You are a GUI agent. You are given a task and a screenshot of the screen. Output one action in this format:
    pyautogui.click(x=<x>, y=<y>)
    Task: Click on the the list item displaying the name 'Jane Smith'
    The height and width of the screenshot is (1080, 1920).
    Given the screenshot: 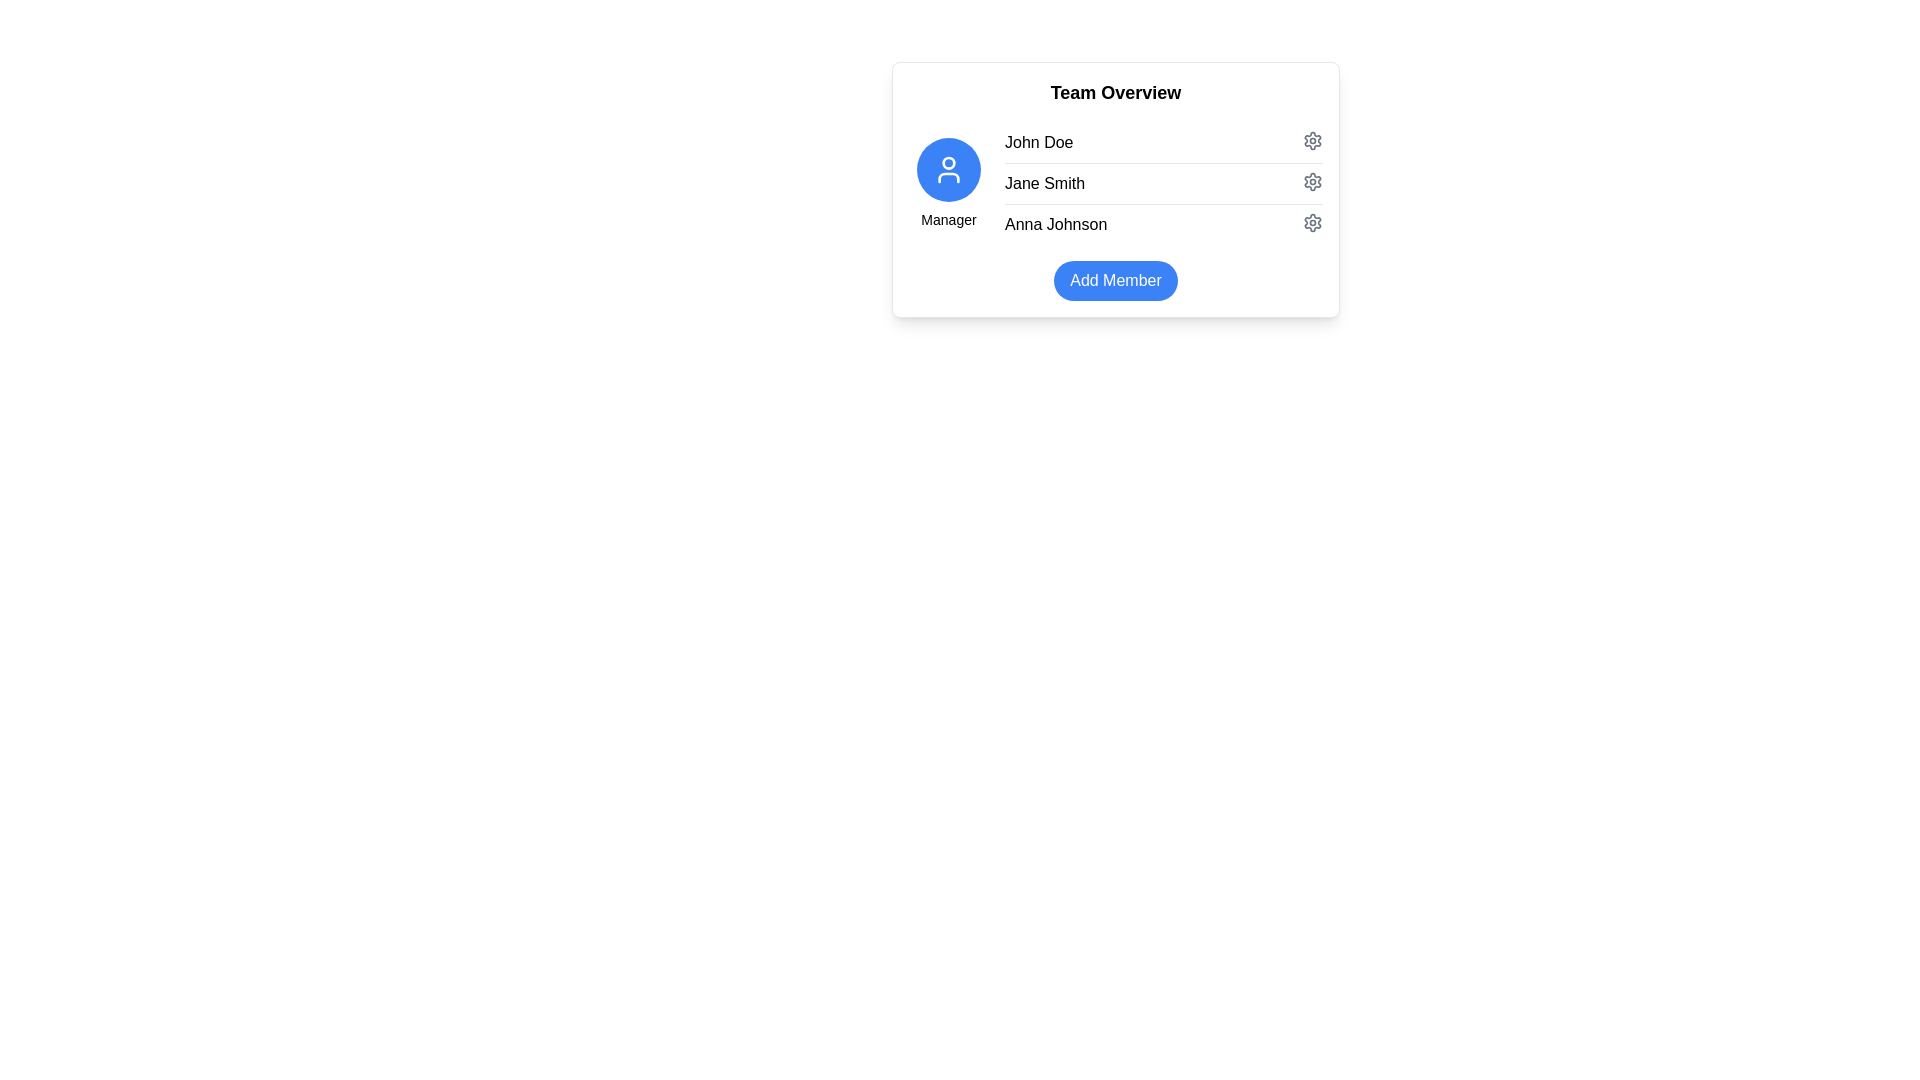 What is the action you would take?
    pyautogui.click(x=1115, y=184)
    